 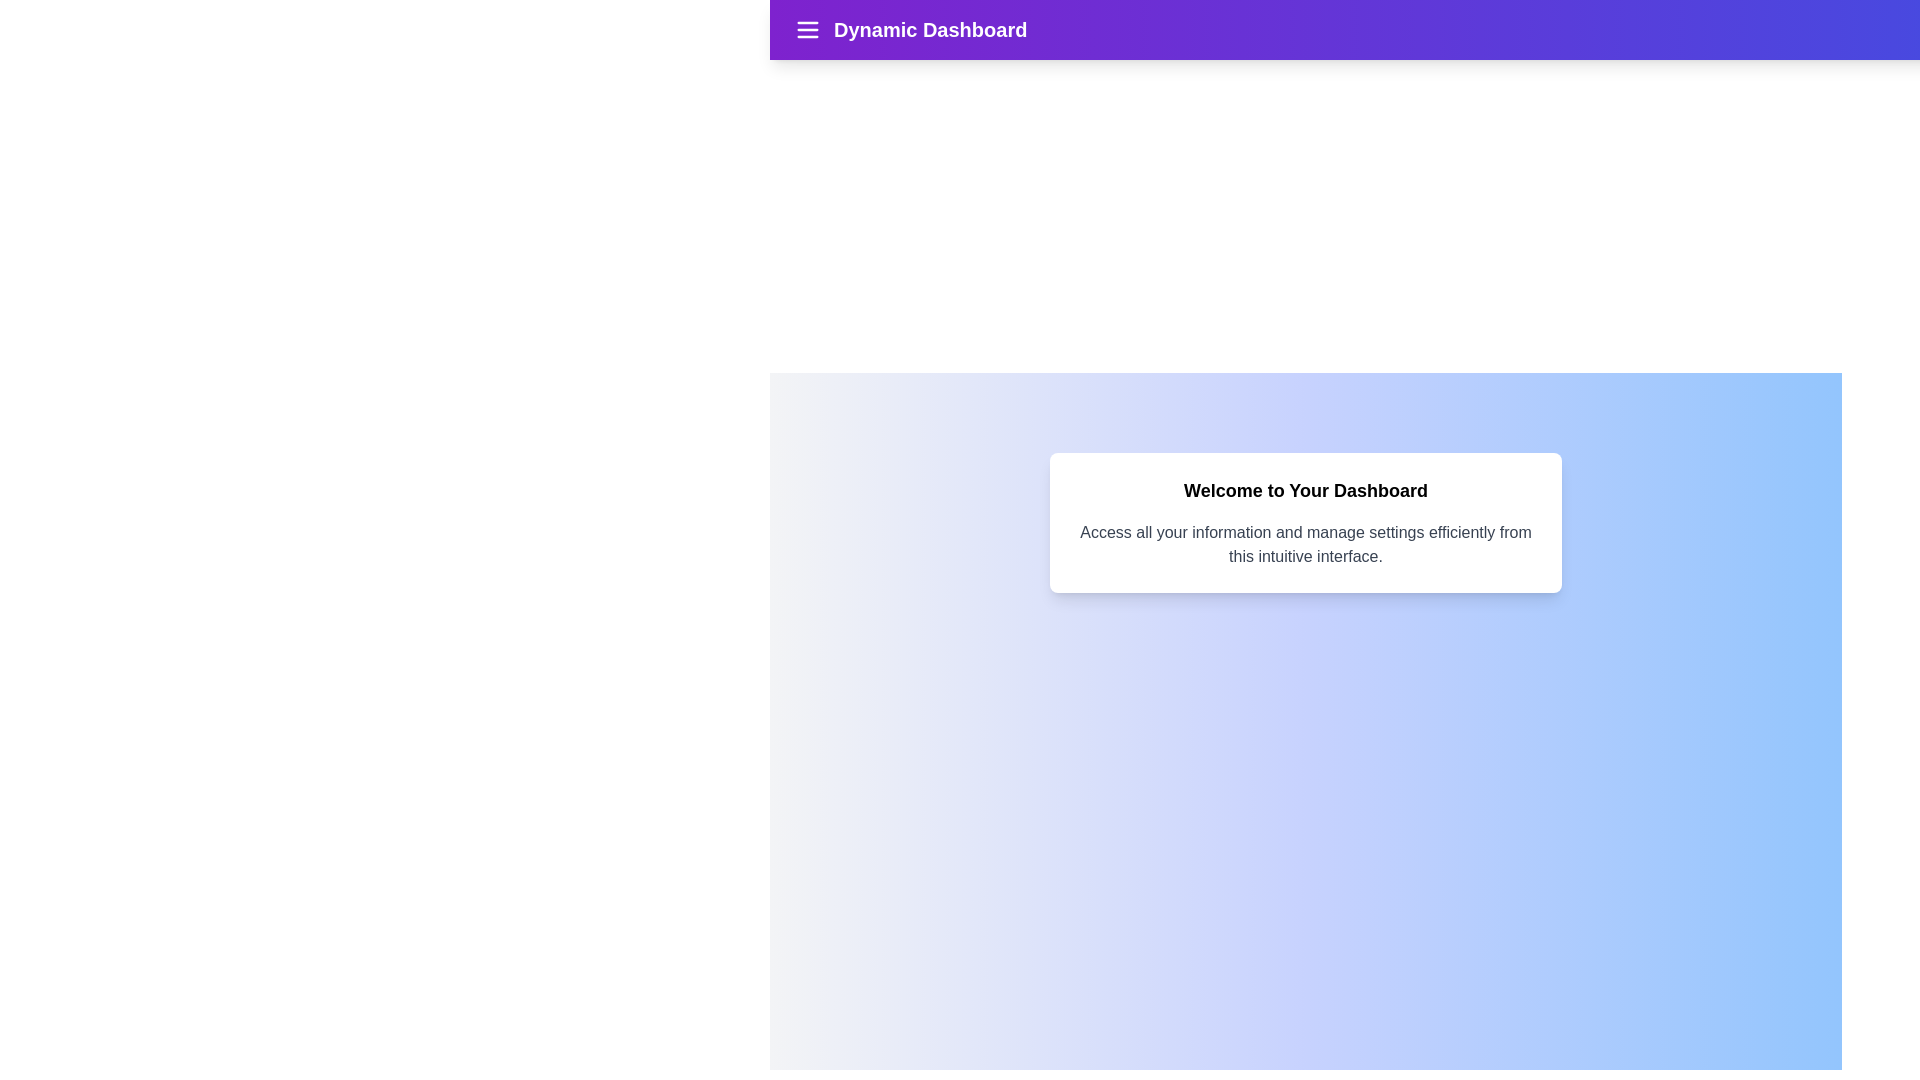 What do you see at coordinates (807, 30) in the screenshot?
I see `the Menu icon to toggle the menu` at bounding box center [807, 30].